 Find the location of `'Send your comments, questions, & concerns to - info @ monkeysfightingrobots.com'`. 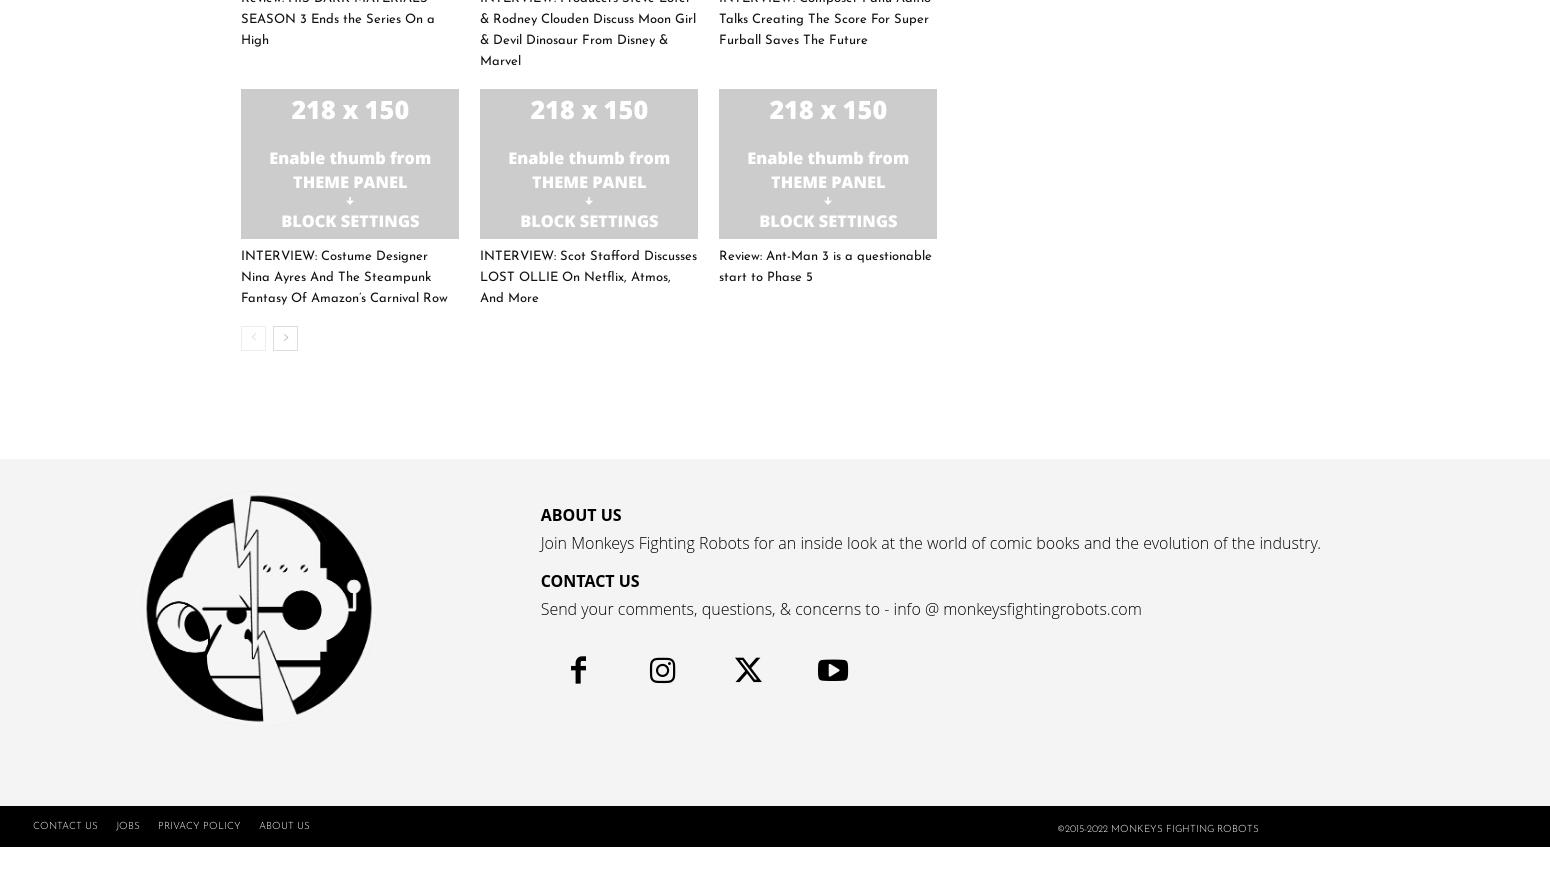

'Send your comments, questions, & concerns to - info @ monkeysfightingrobots.com' is located at coordinates (839, 609).